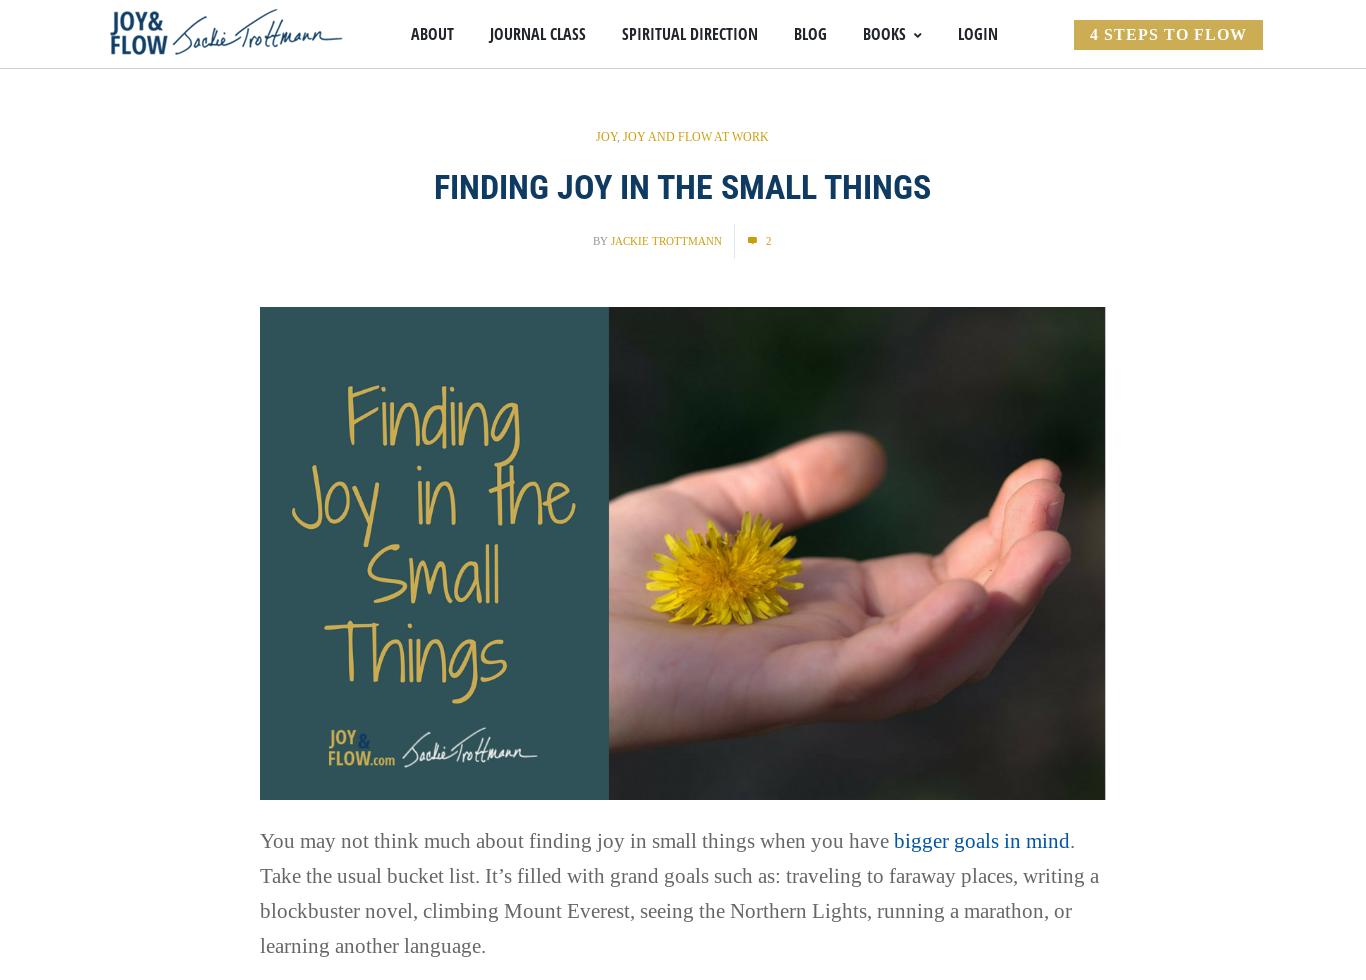 This screenshot has width=1366, height=980. I want to click on 'by', so click(600, 240).